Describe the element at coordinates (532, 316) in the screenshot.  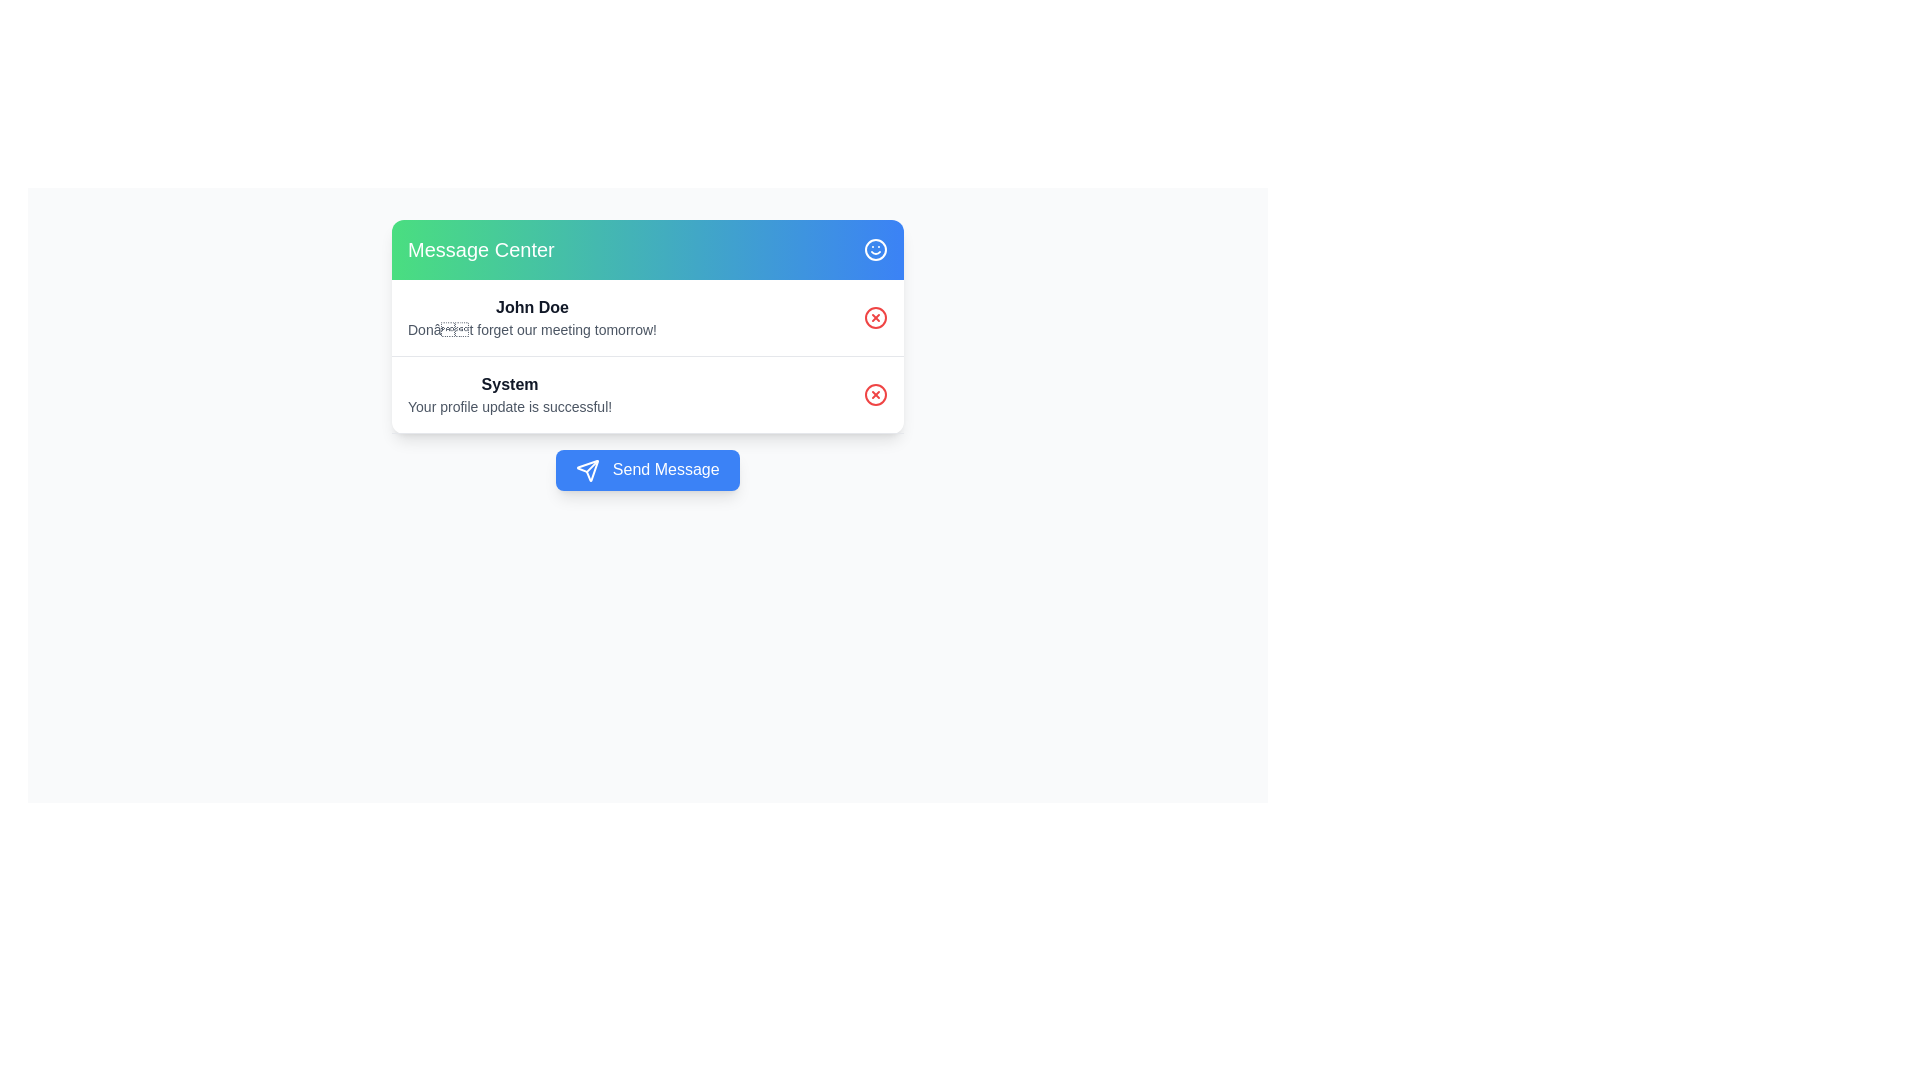
I see `the text display element containing the bolded name 'John Doe' and the message 'Don’t forget our meeting tomorrow!' located in the 'Message Center'` at that location.